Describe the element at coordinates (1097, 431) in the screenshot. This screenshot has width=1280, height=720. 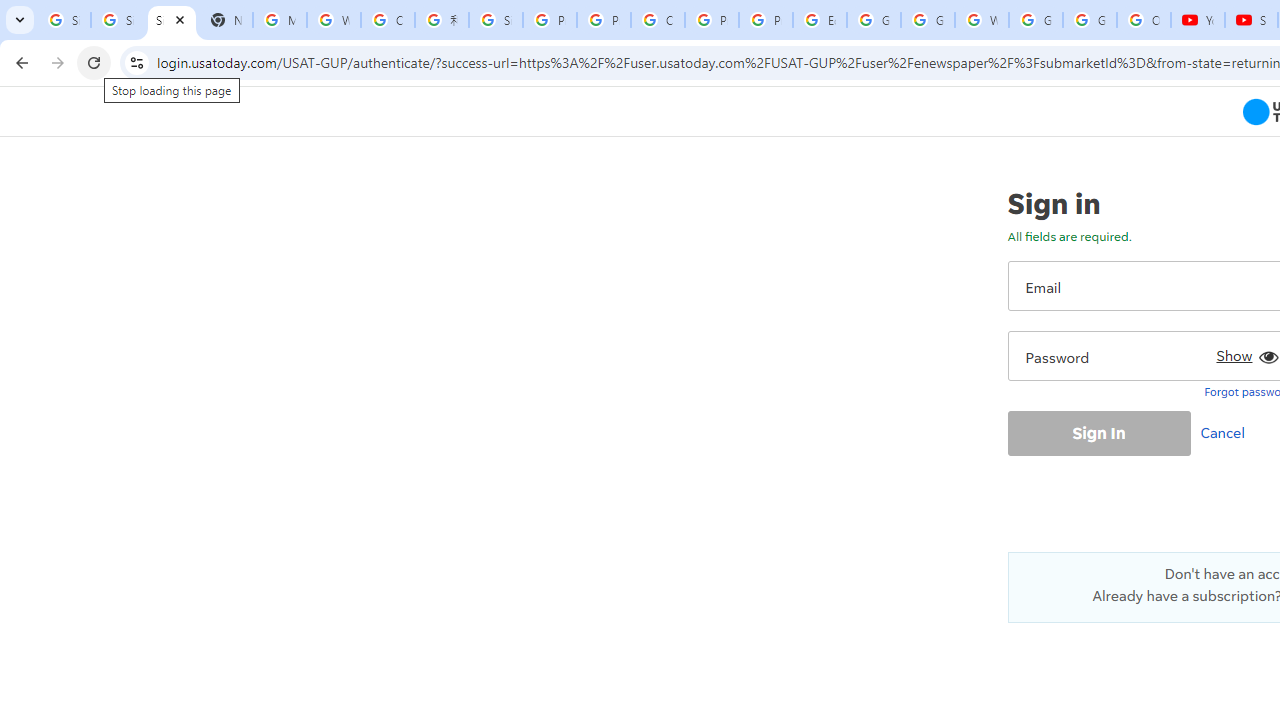
I see `'Sign In'` at that location.